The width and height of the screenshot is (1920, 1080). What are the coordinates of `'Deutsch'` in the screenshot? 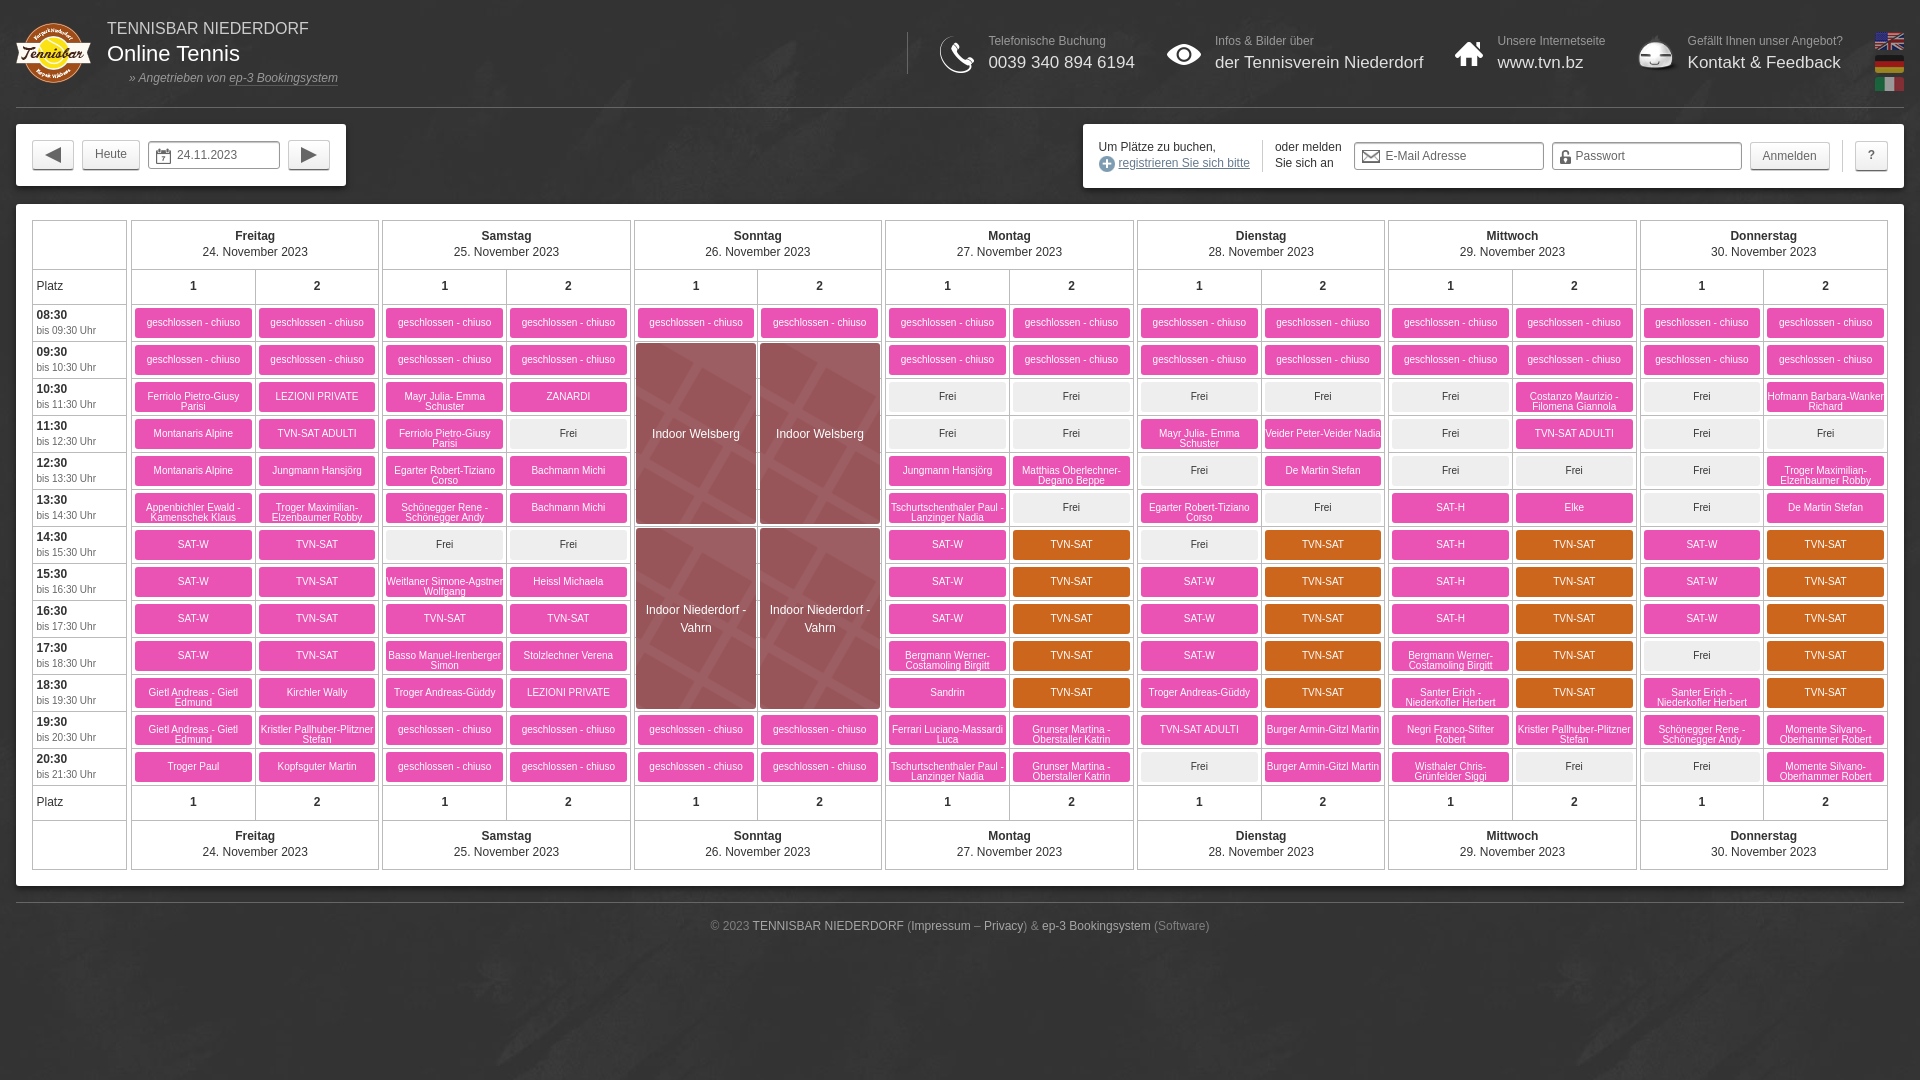 It's located at (1888, 68).